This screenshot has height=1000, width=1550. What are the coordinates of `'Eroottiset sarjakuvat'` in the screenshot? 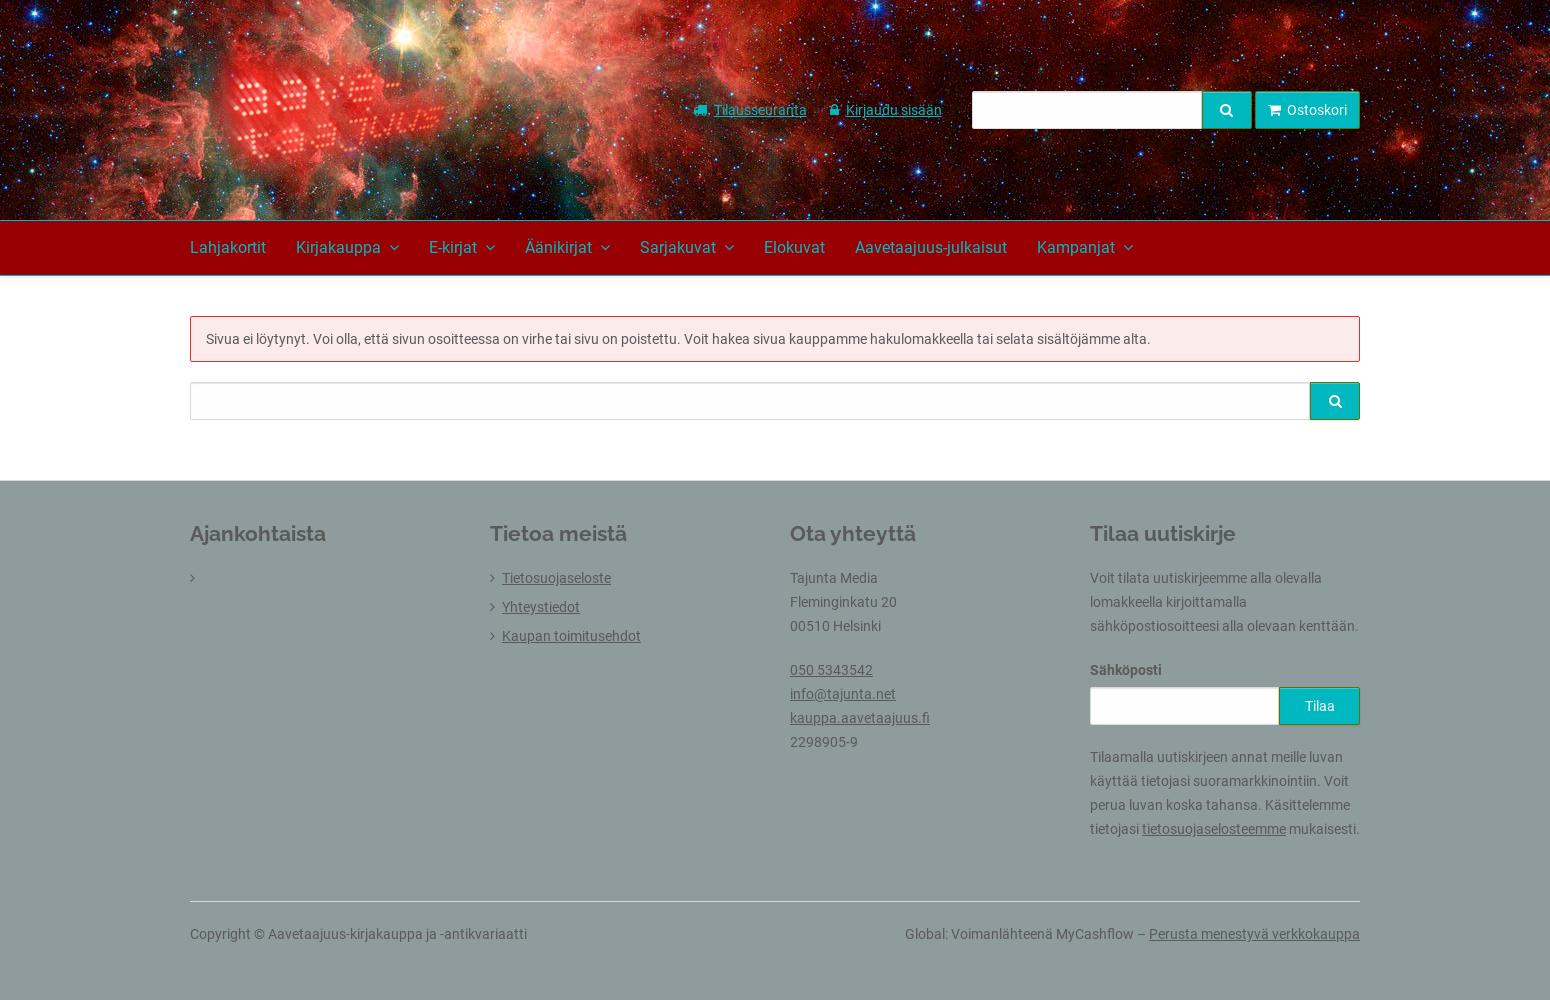 It's located at (639, 741).